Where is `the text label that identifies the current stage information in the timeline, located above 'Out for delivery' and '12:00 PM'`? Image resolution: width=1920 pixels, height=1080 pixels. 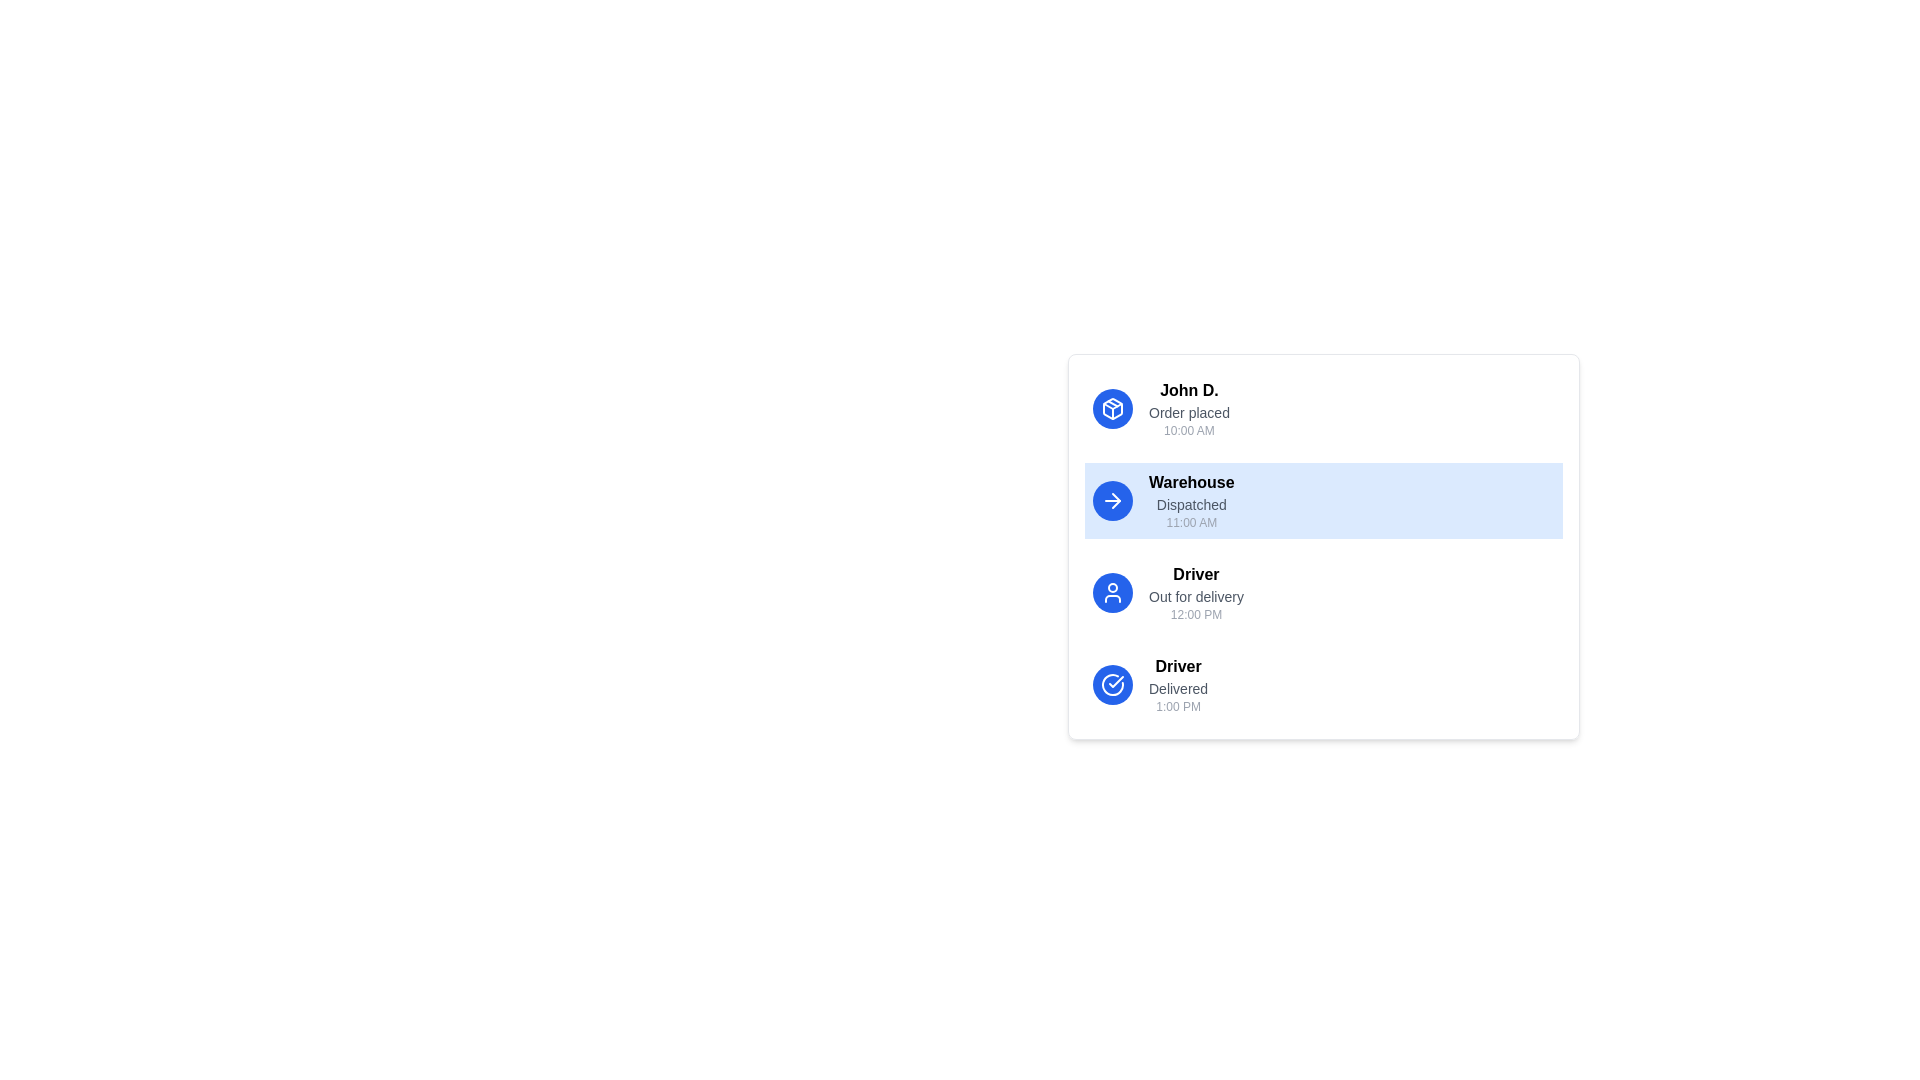
the text label that identifies the current stage information in the timeline, located above 'Out for delivery' and '12:00 PM' is located at coordinates (1196, 574).